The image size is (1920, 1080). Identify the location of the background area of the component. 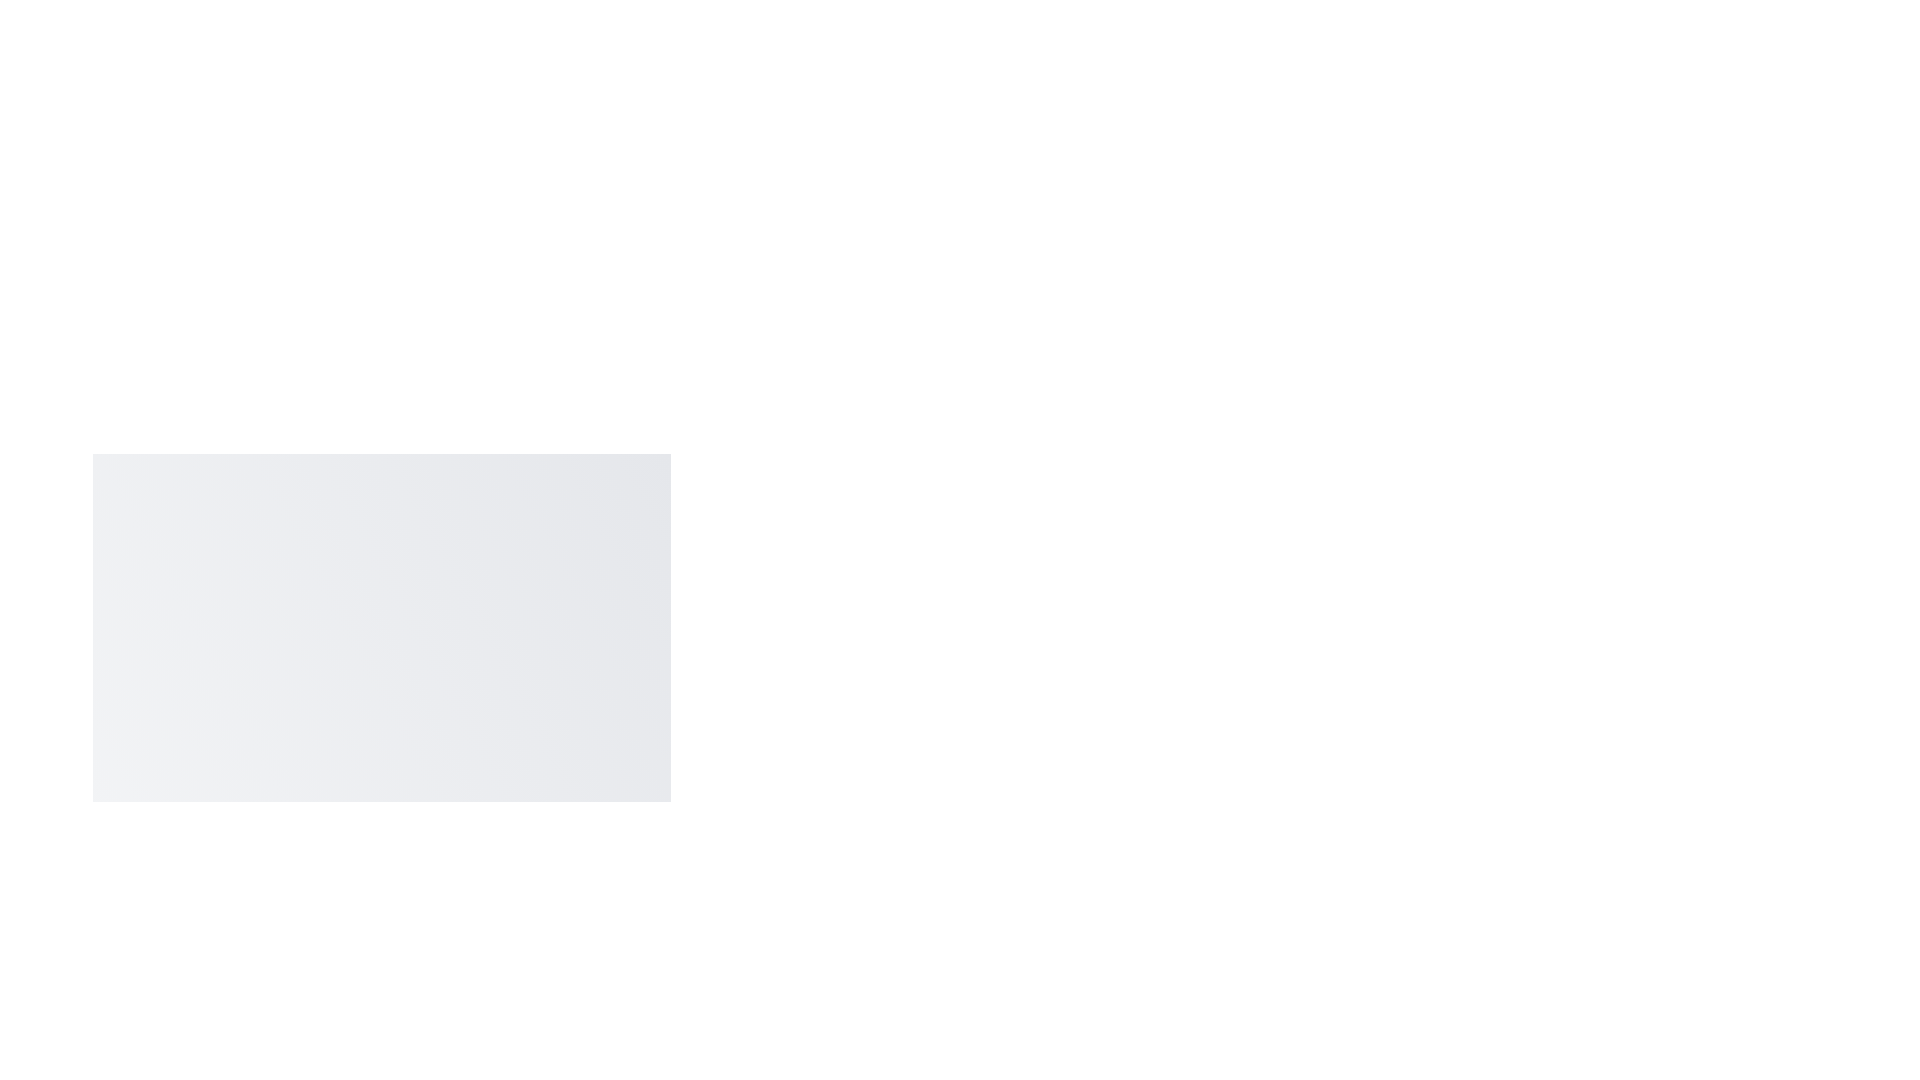
(99, 499).